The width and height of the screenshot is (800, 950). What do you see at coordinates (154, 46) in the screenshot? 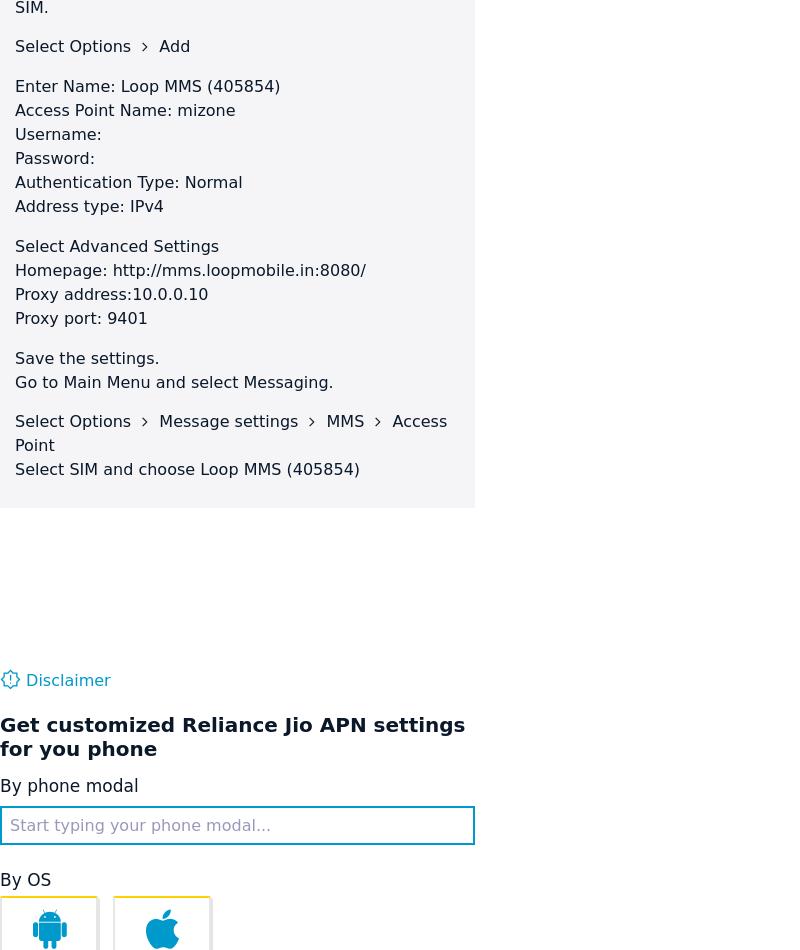
I see `'Add'` at bounding box center [154, 46].